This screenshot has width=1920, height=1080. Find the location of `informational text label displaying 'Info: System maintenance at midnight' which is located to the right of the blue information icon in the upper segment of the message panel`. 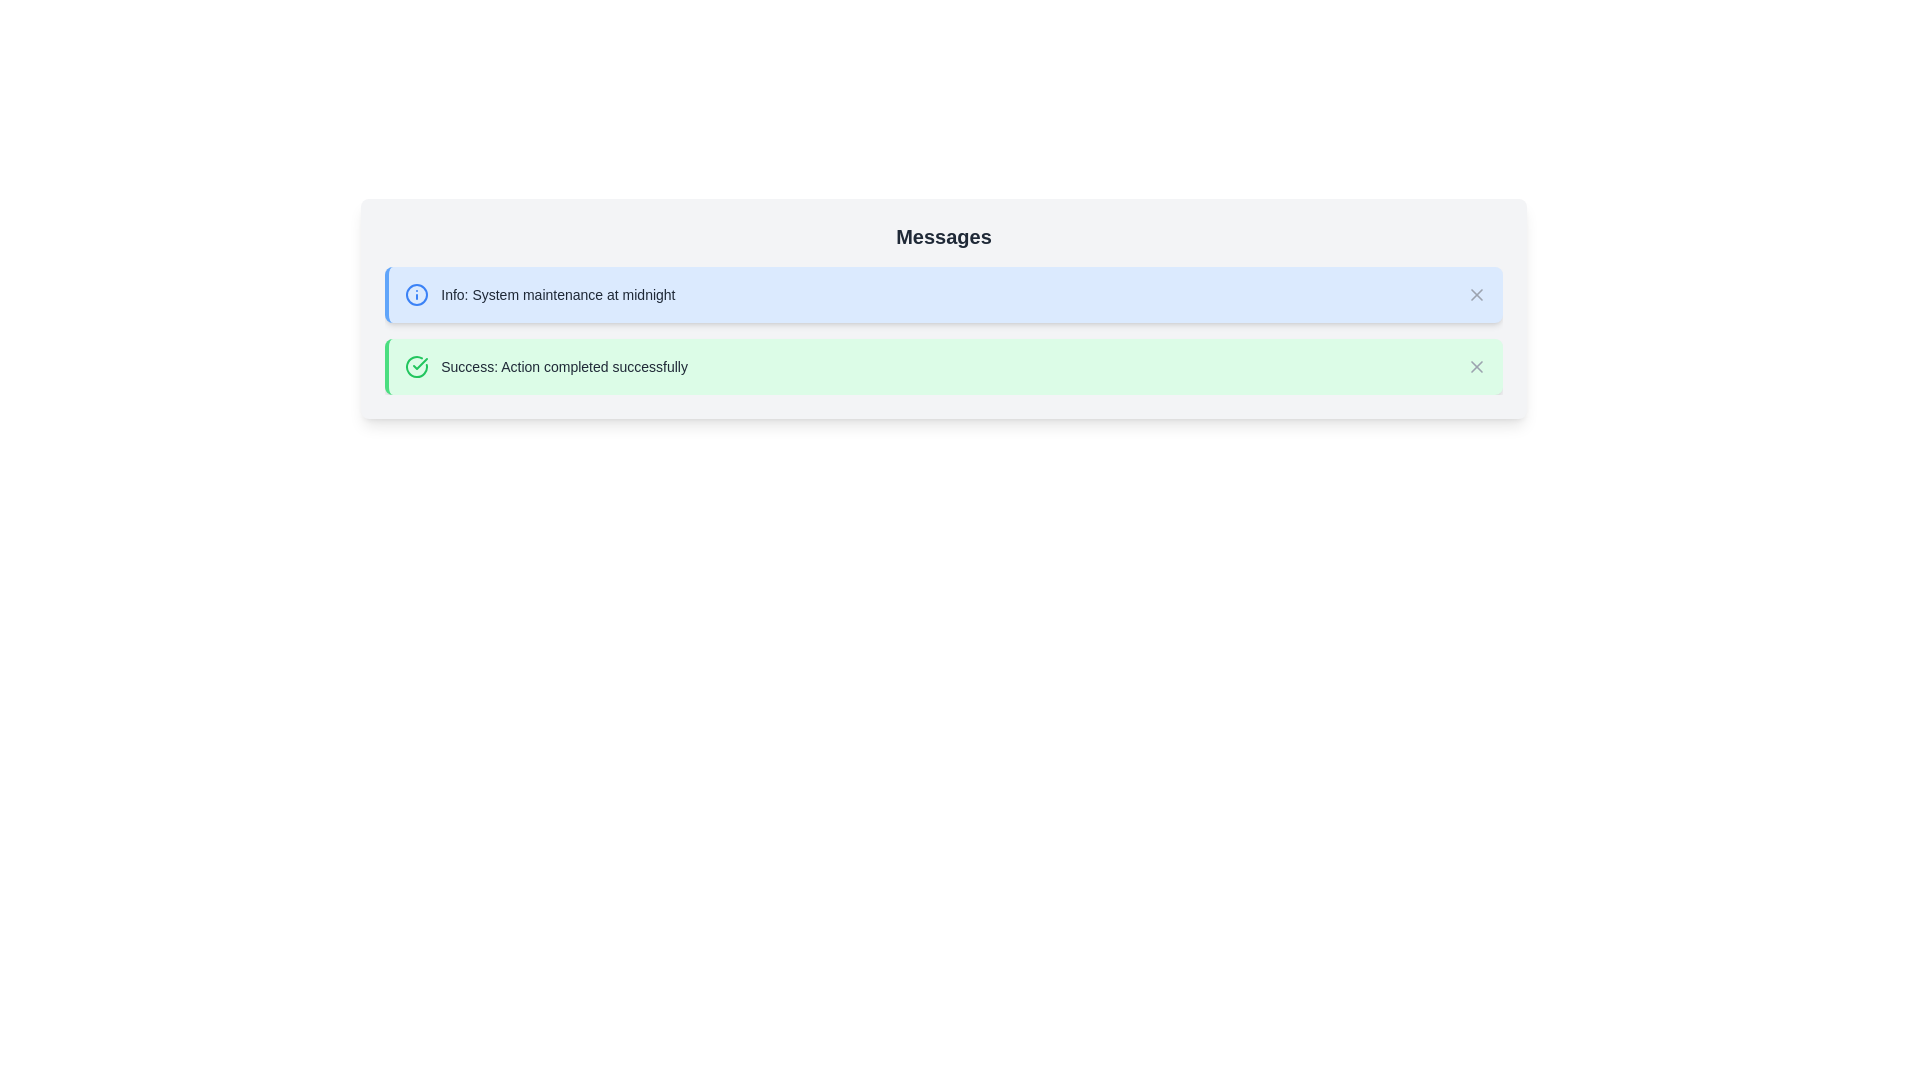

informational text label displaying 'Info: System maintenance at midnight' which is located to the right of the blue information icon in the upper segment of the message panel is located at coordinates (558, 294).